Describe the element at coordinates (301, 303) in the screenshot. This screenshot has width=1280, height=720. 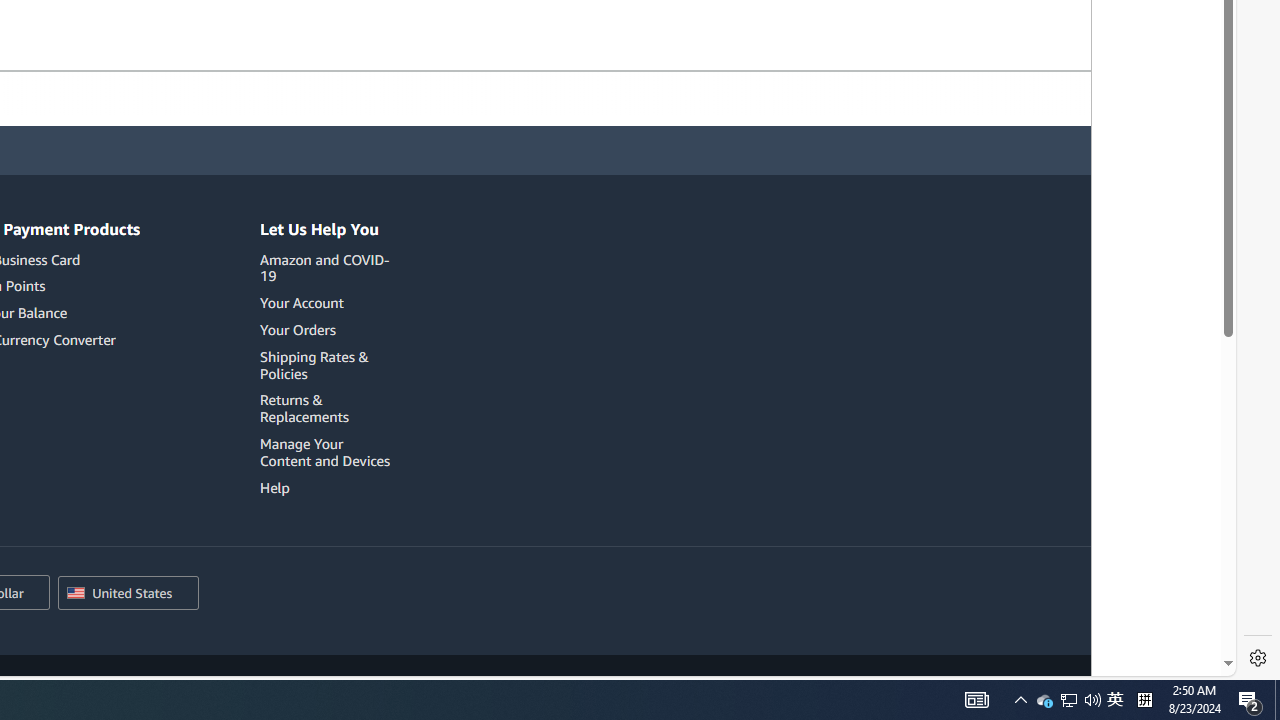
I see `'Your Account'` at that location.